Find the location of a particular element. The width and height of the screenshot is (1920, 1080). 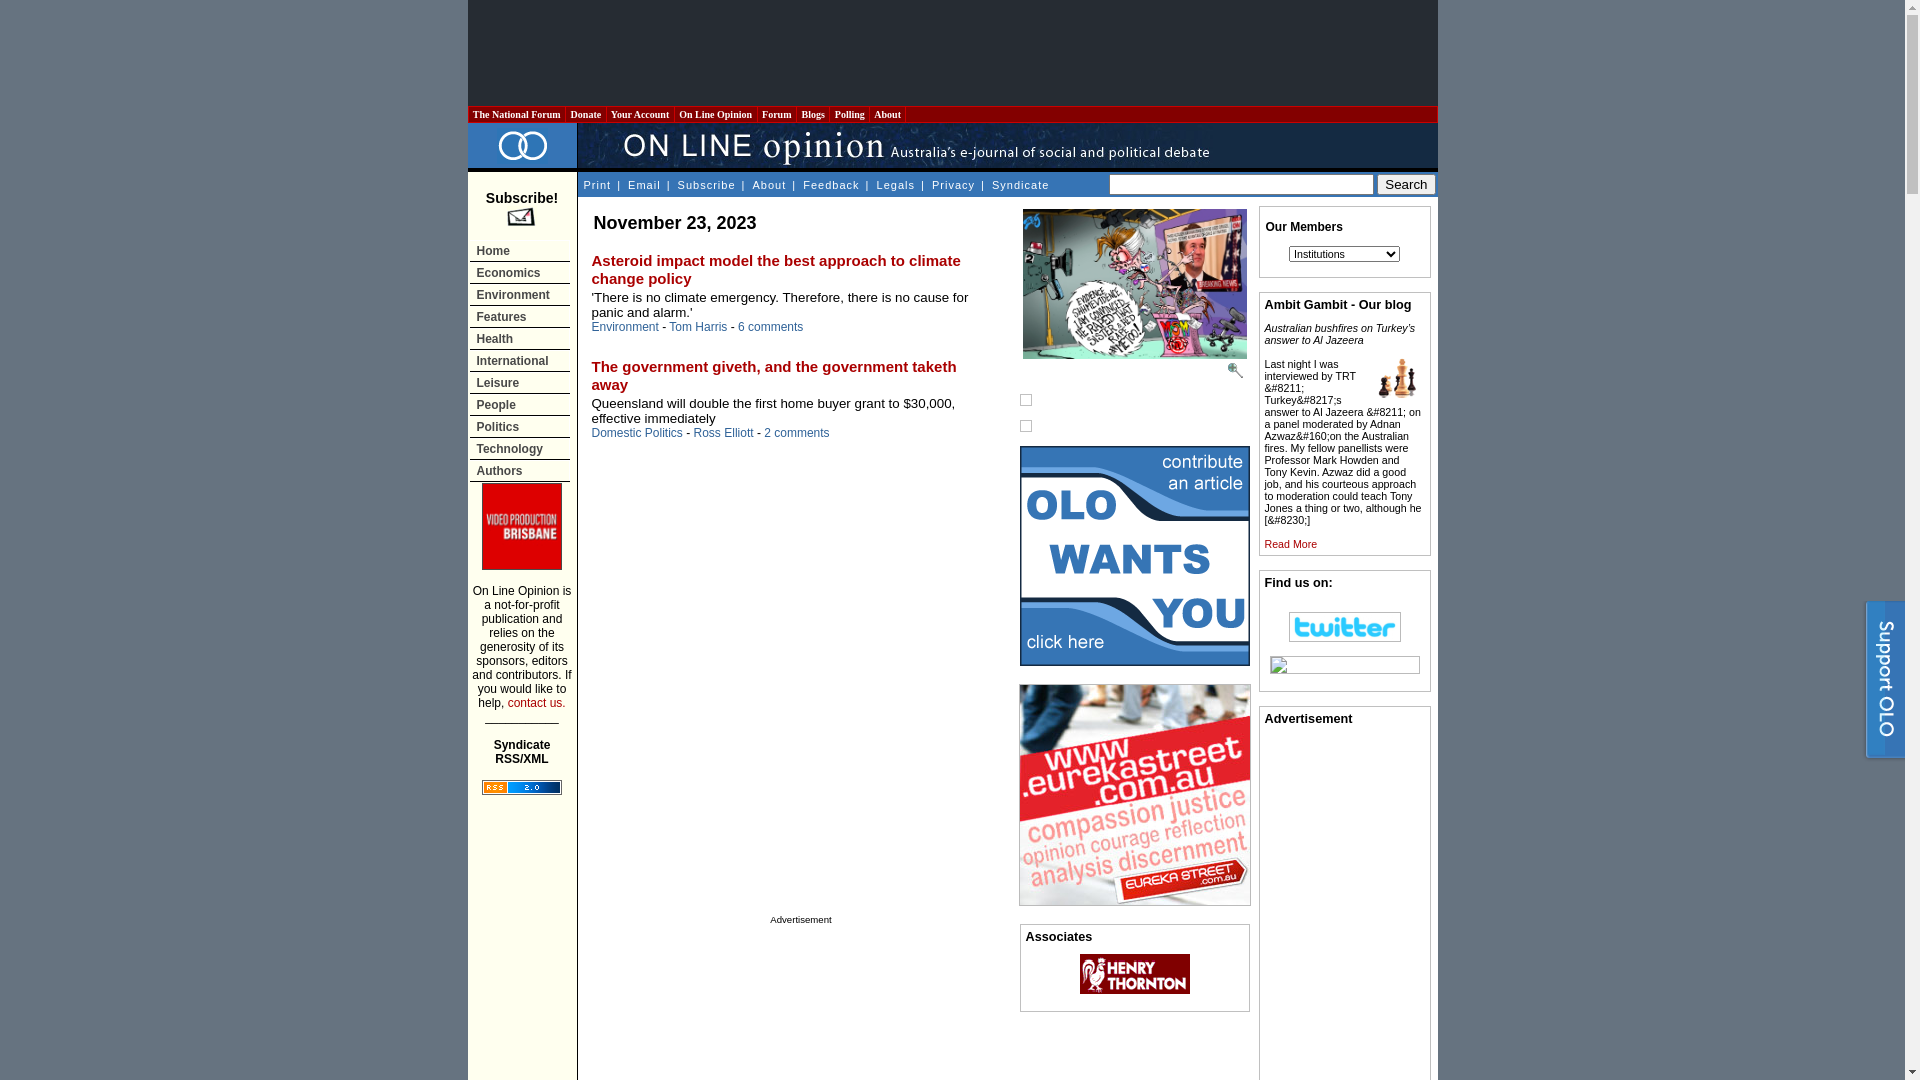

'Privacy' is located at coordinates (952, 184).